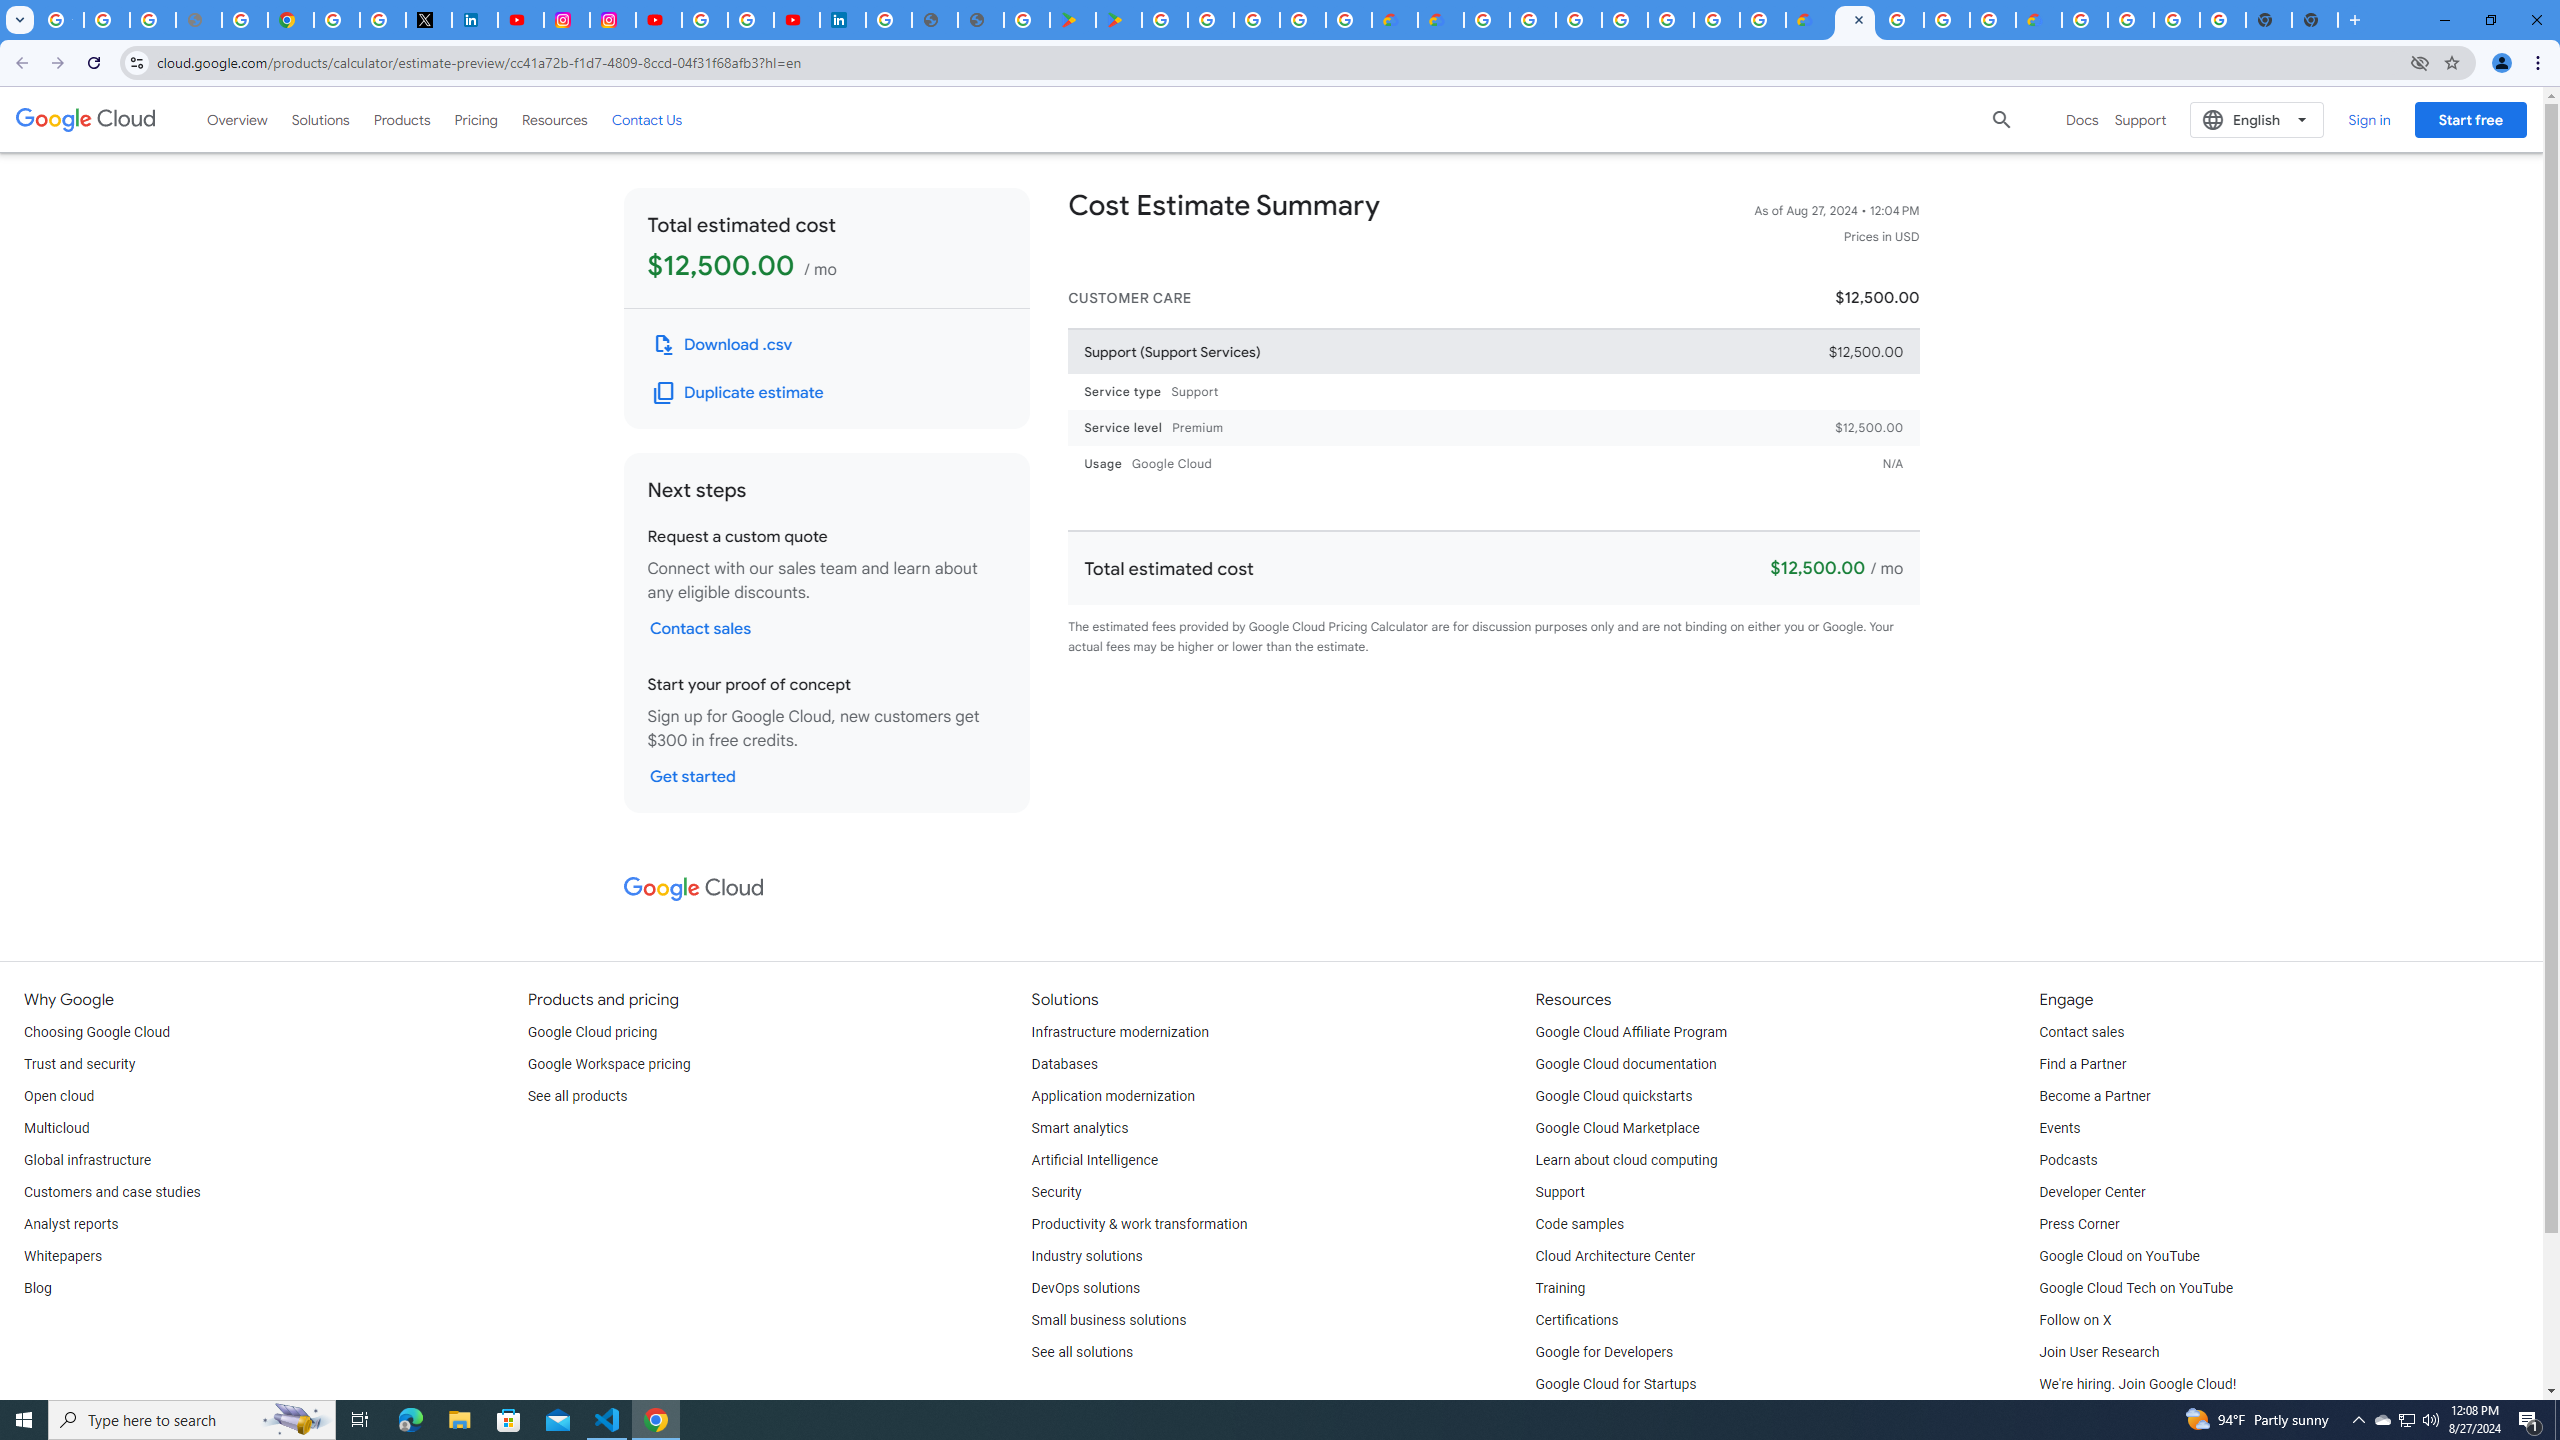 Image resolution: width=2560 pixels, height=1440 pixels. I want to click on 'PAW Patrol Rescue World - Apps on Google Play', so click(1120, 19).